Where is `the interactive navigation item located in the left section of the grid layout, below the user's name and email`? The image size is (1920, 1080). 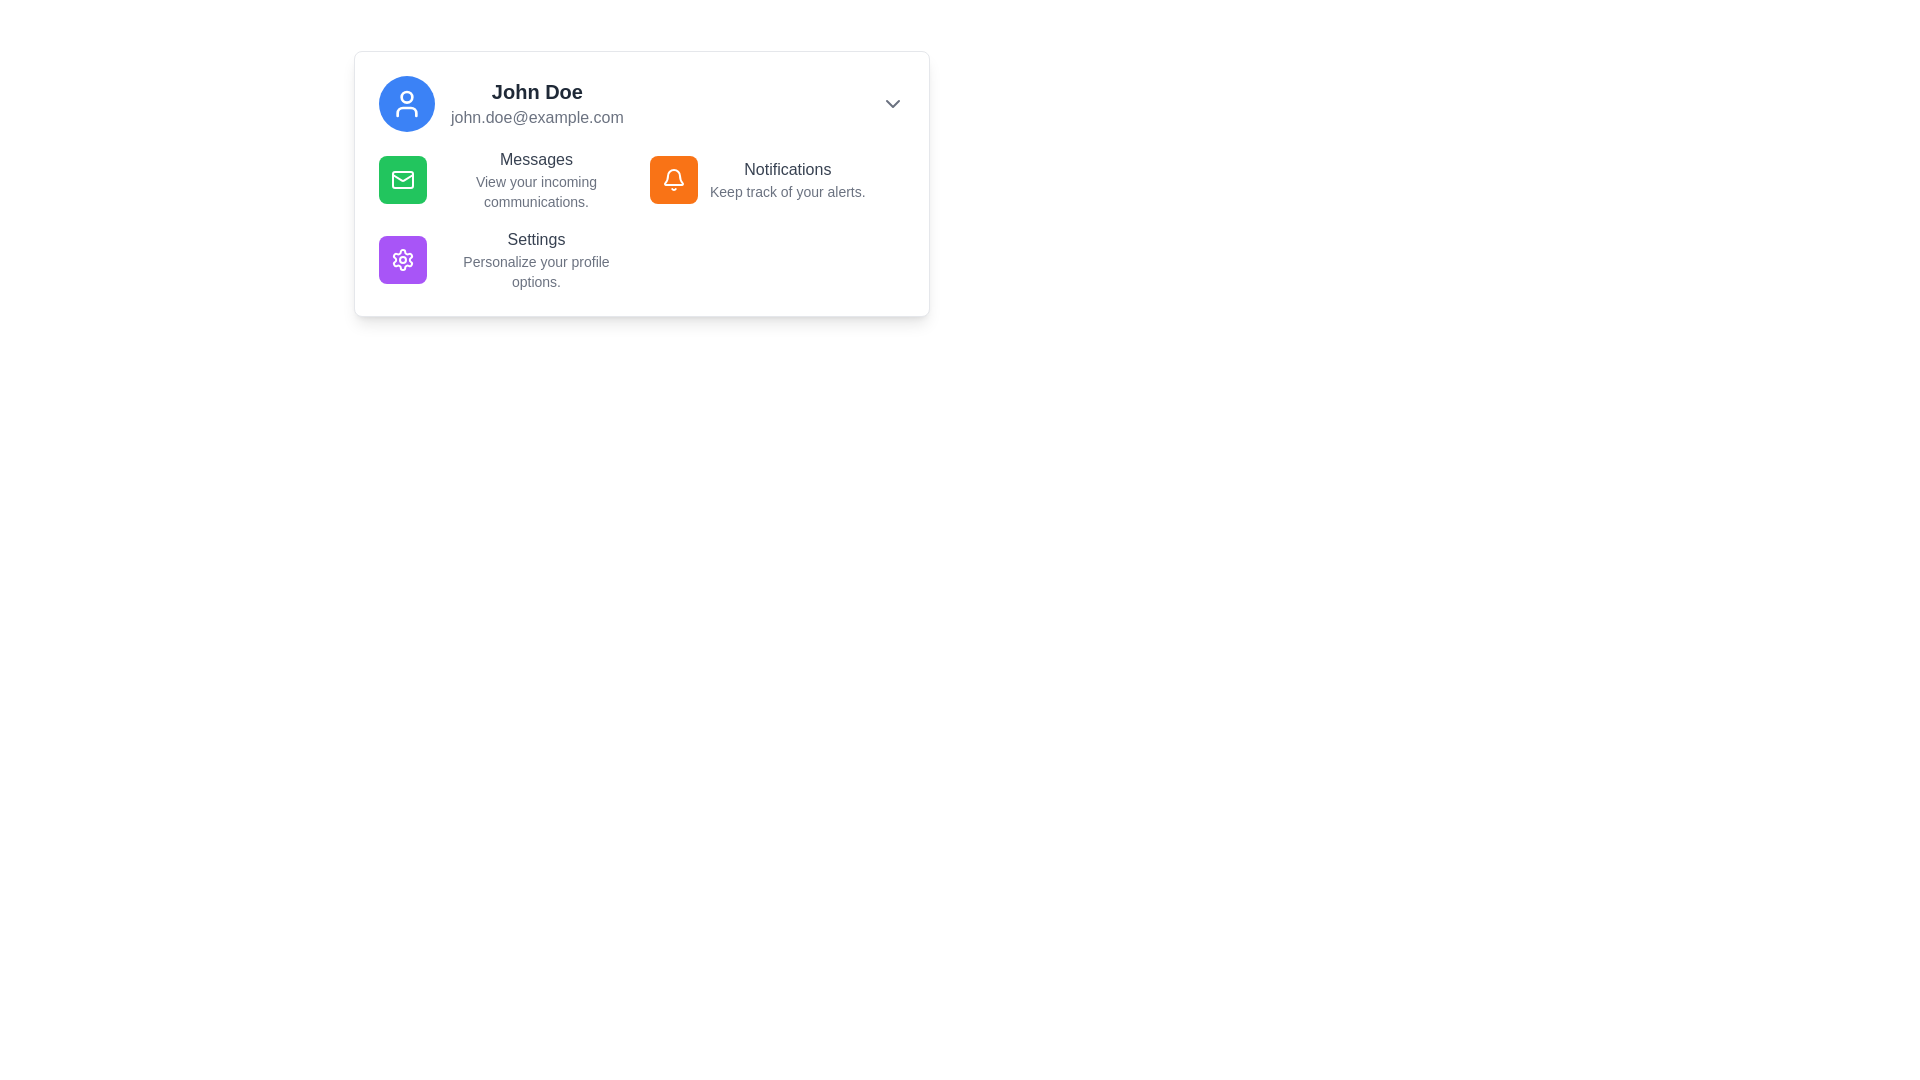 the interactive navigation item located in the left section of the grid layout, below the user's name and email is located at coordinates (506, 180).